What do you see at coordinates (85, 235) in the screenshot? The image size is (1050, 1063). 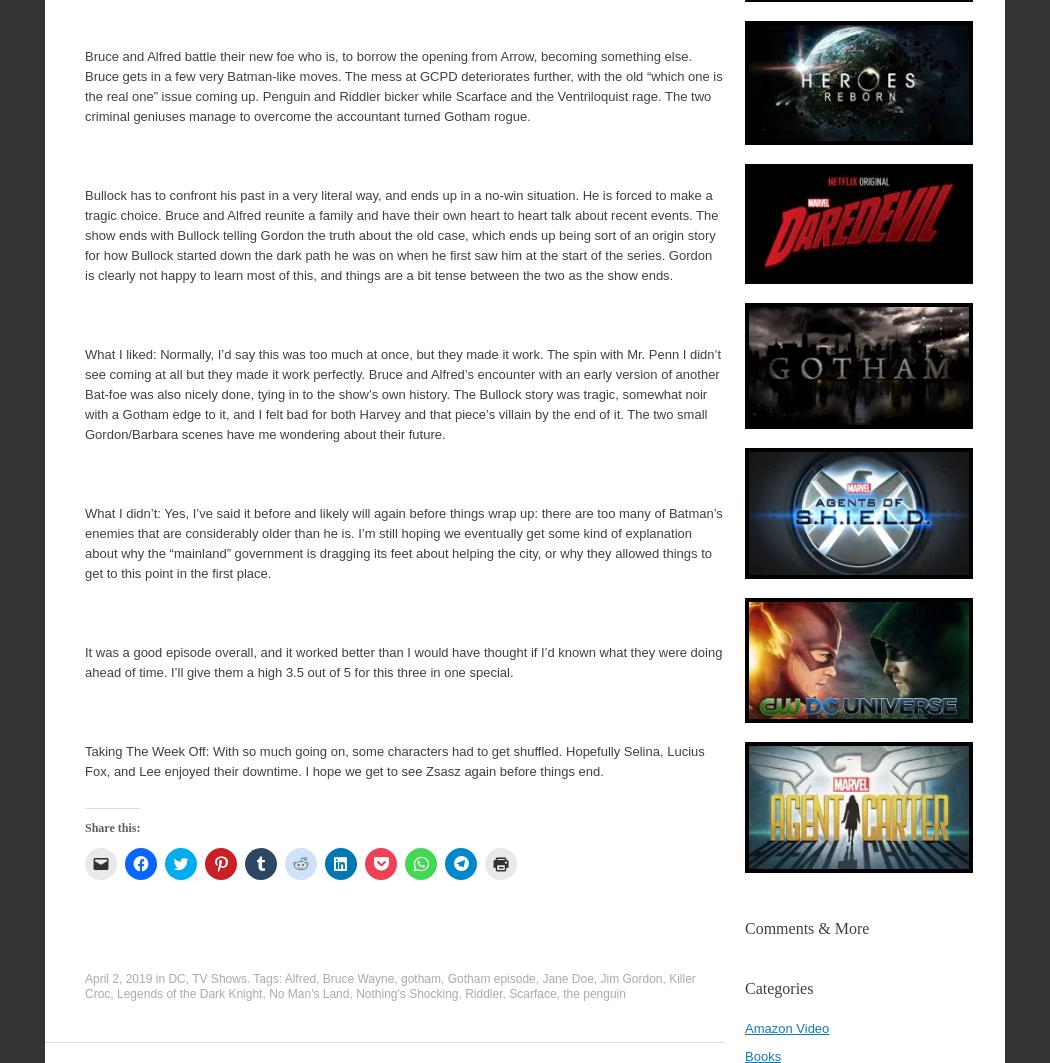 I see `'Bullock has to confront his past in a very literal way, and ends up in a no-win situation. He is forced to make a tragic choice. Bruce and Alfred reunite a family and have their own heart to heart talk about recent events. The show ends with Bullock telling Gordon the truth about the old case, which ends up being sort of an origin story for how Bullock started down the dark path he was on when he first saw him at the start of the series. Gordon is clearly not happy to learn most of this, and things are a bit tense between the two as the show ends.'` at bounding box center [85, 235].